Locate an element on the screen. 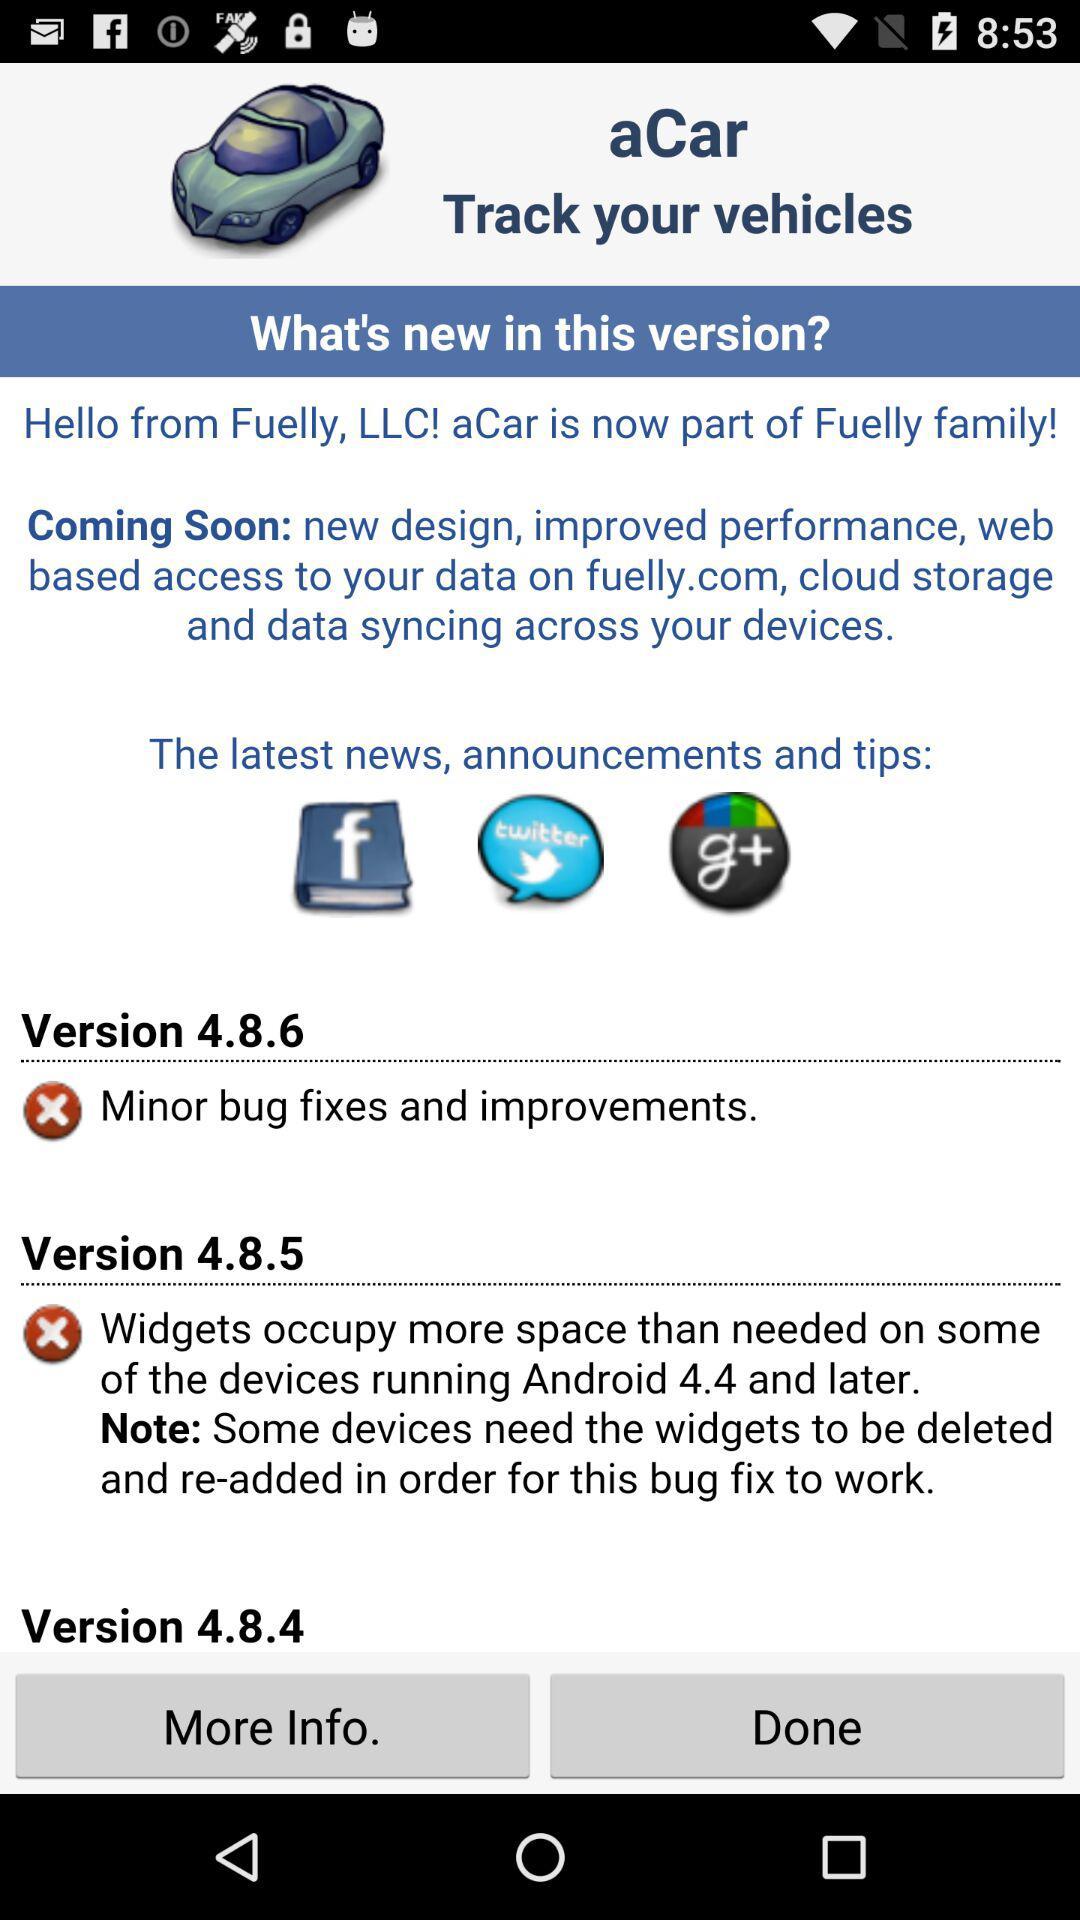 The height and width of the screenshot is (1920, 1080). screen page is located at coordinates (540, 1014).